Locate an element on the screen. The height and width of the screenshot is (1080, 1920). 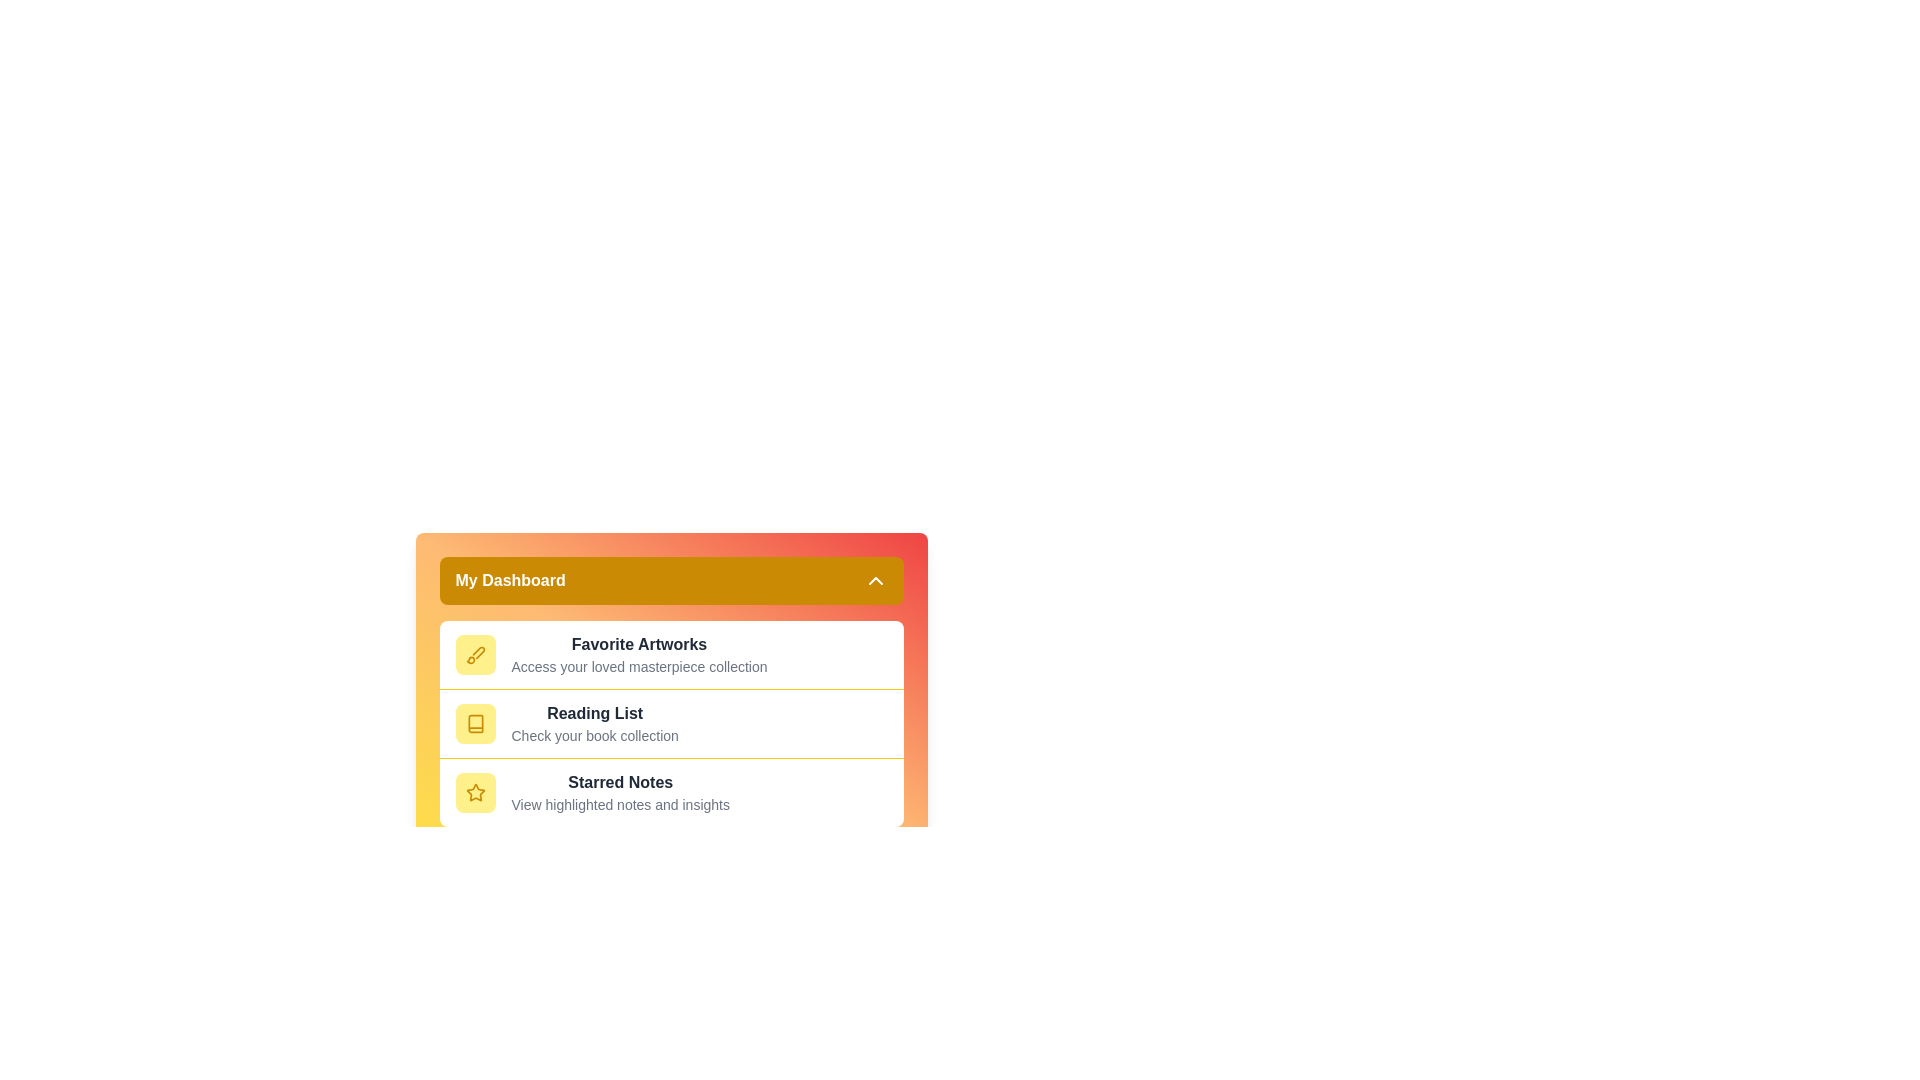
the reading list icon located in the second list item under the 'My Dashboard' section, adjacent to the 'Reading List' label is located at coordinates (474, 724).